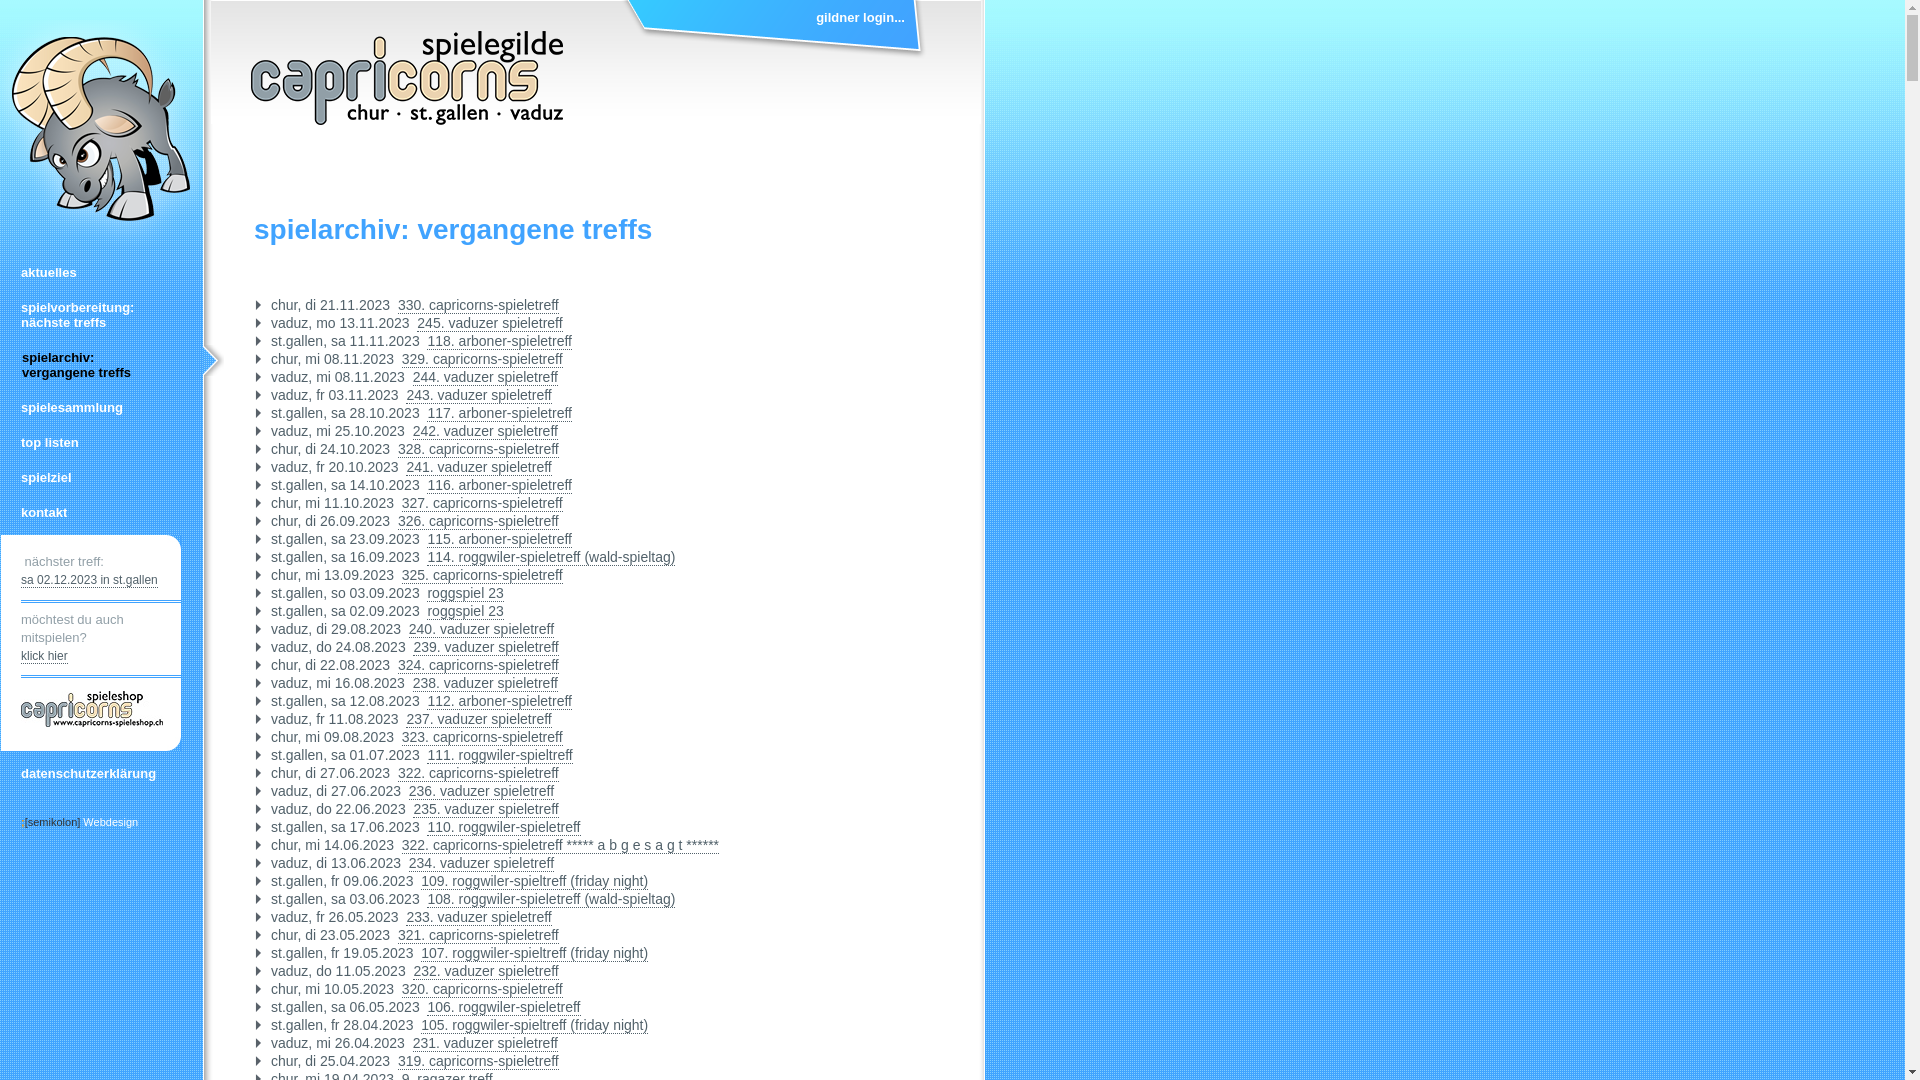  What do you see at coordinates (99, 477) in the screenshot?
I see `'spielziel'` at bounding box center [99, 477].